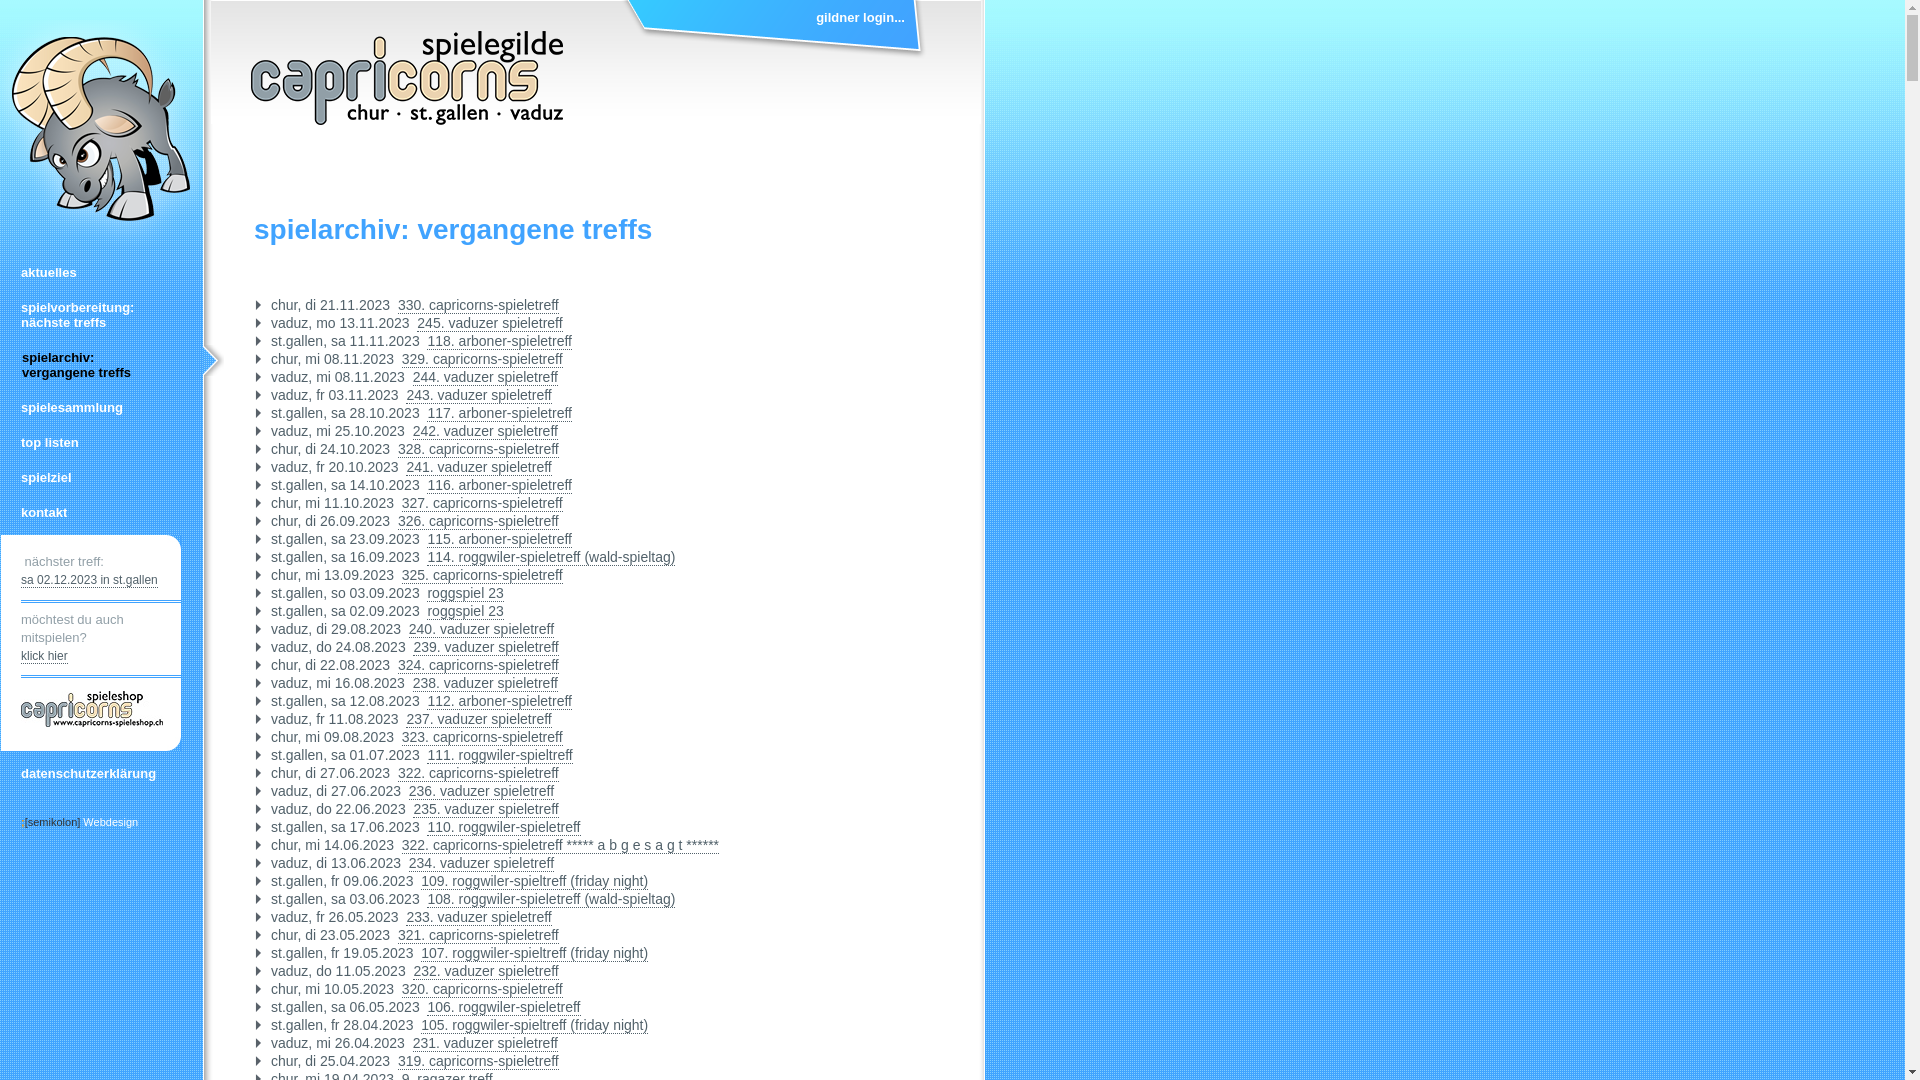  What do you see at coordinates (99, 477) in the screenshot?
I see `'spielziel'` at bounding box center [99, 477].